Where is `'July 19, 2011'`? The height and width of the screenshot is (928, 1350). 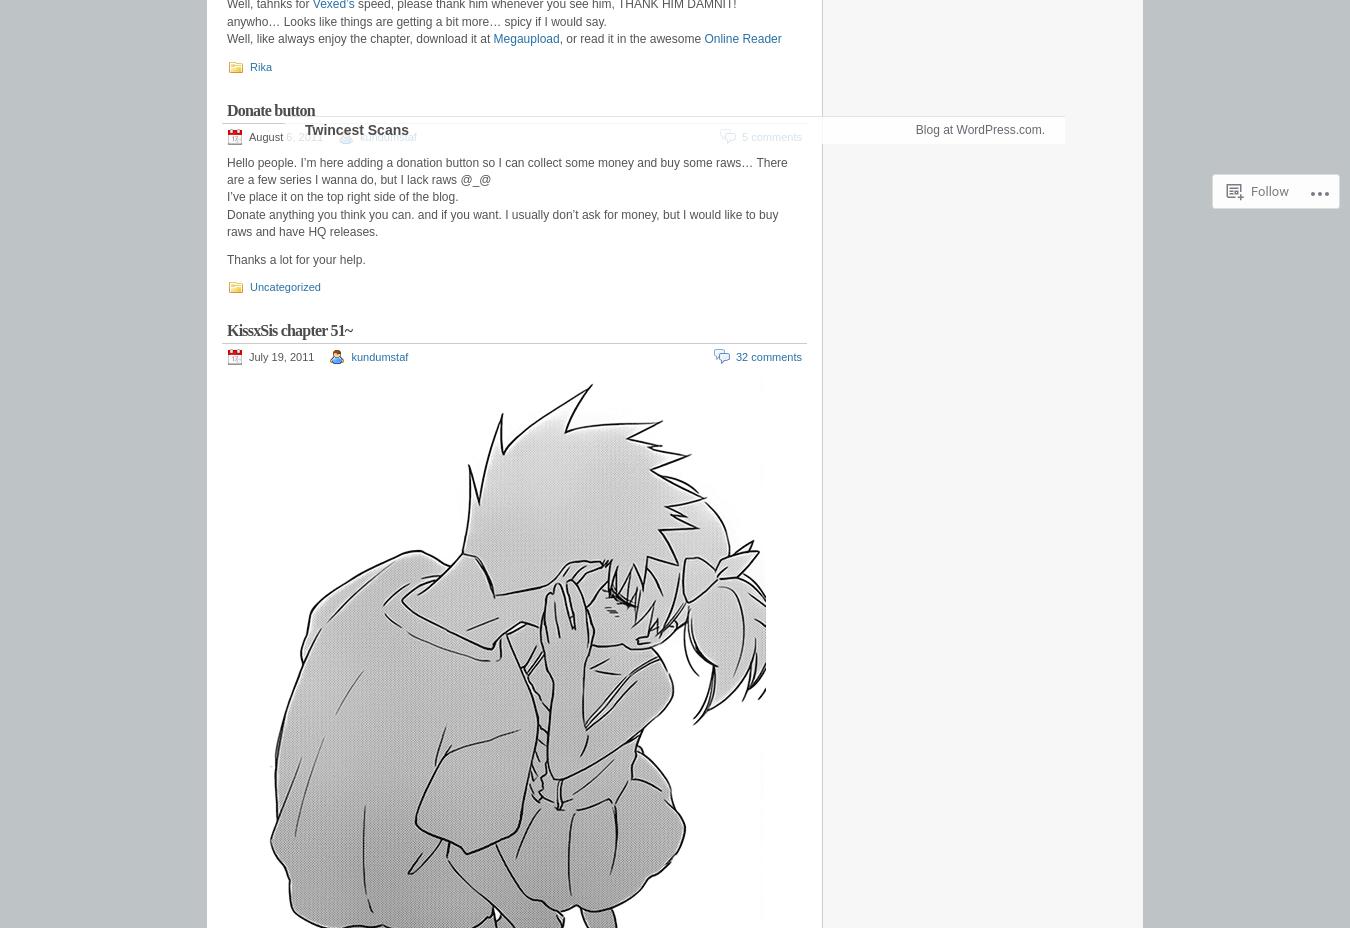 'July 19, 2011' is located at coordinates (247, 355).